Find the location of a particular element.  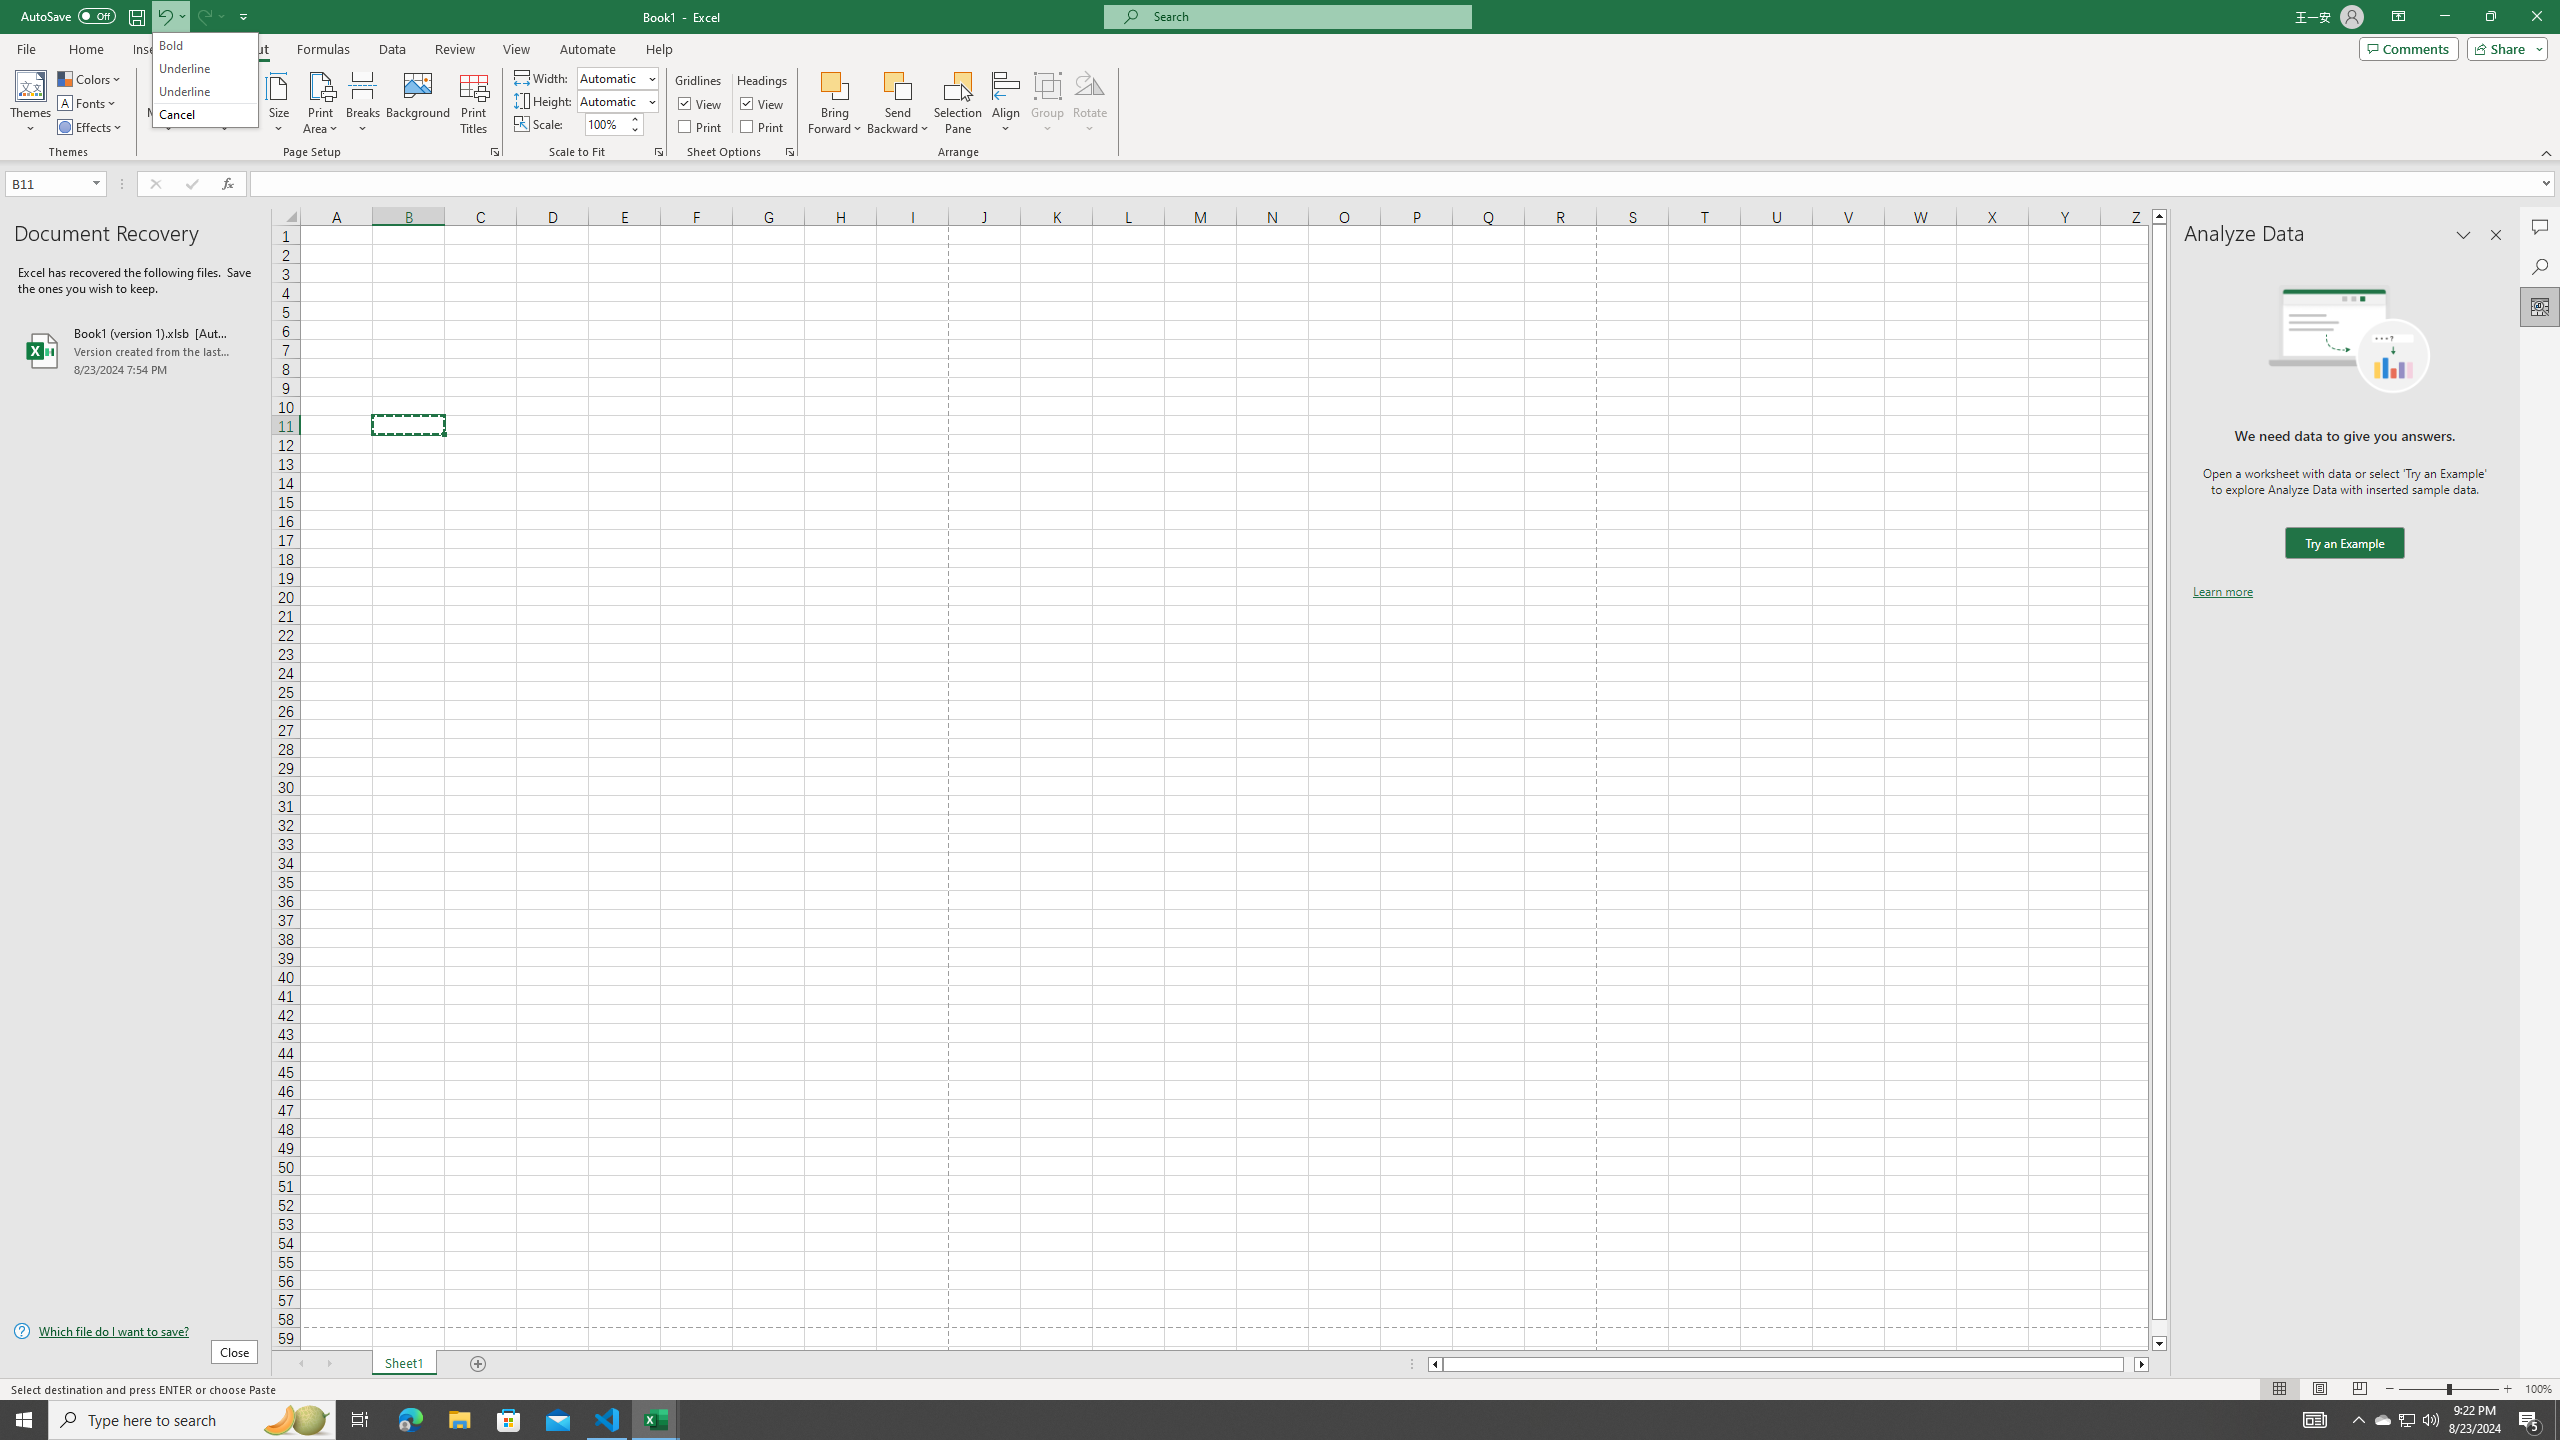

'Scale' is located at coordinates (606, 123).